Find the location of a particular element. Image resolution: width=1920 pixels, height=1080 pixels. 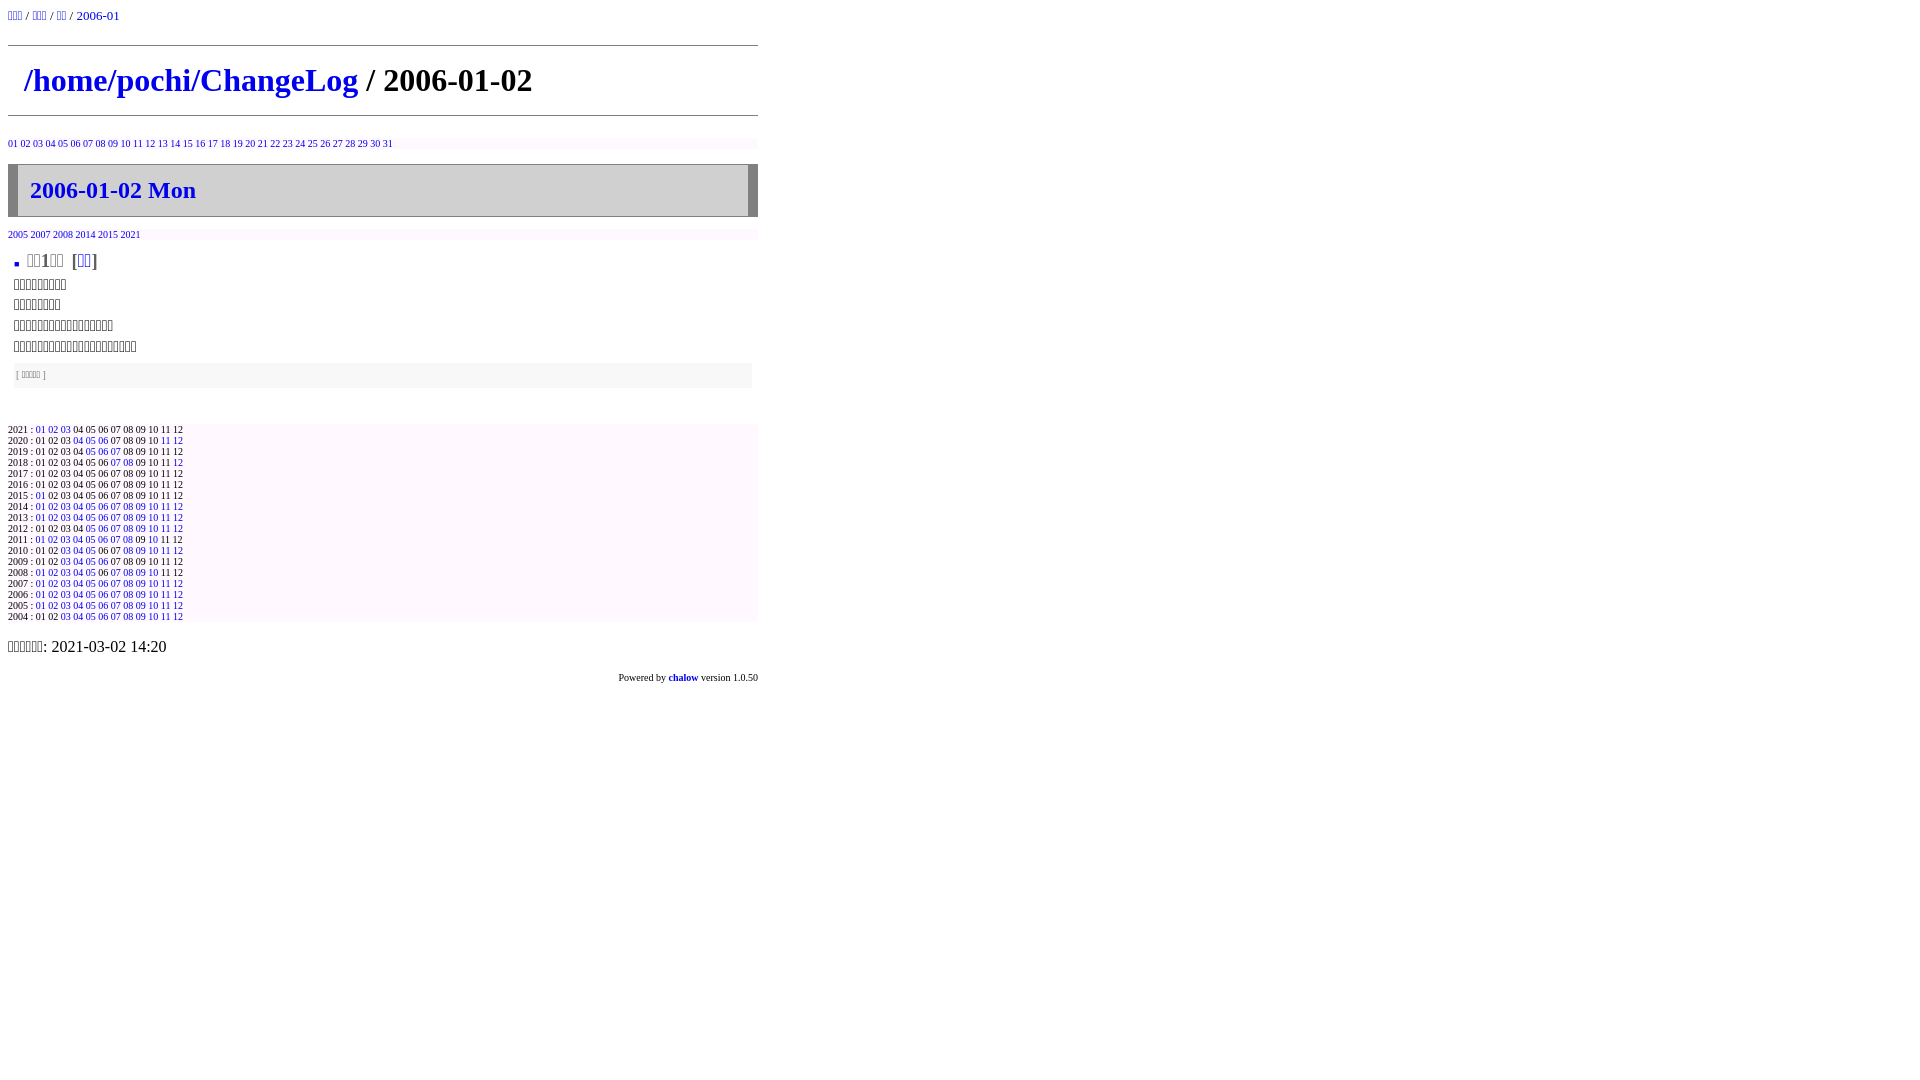

'01' is located at coordinates (13, 142).